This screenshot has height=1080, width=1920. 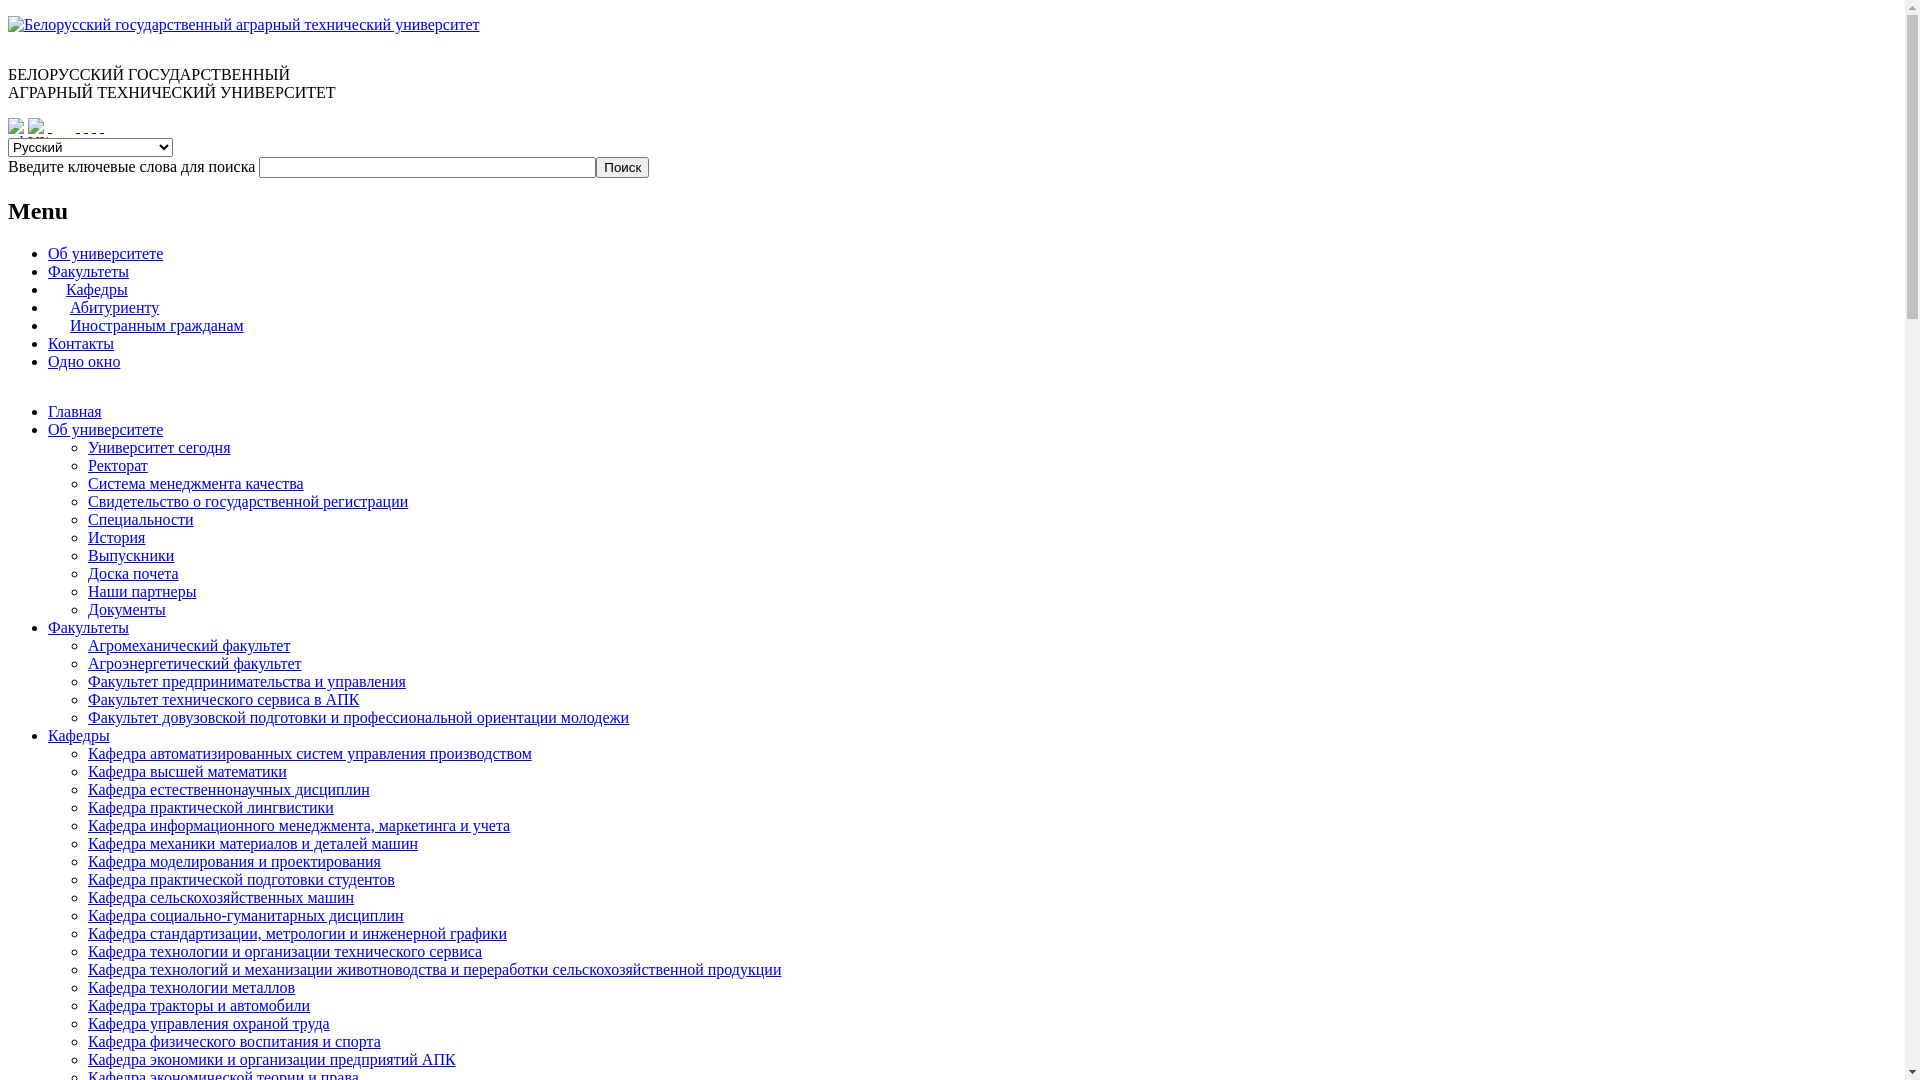 I want to click on ' ', so click(x=48, y=126).